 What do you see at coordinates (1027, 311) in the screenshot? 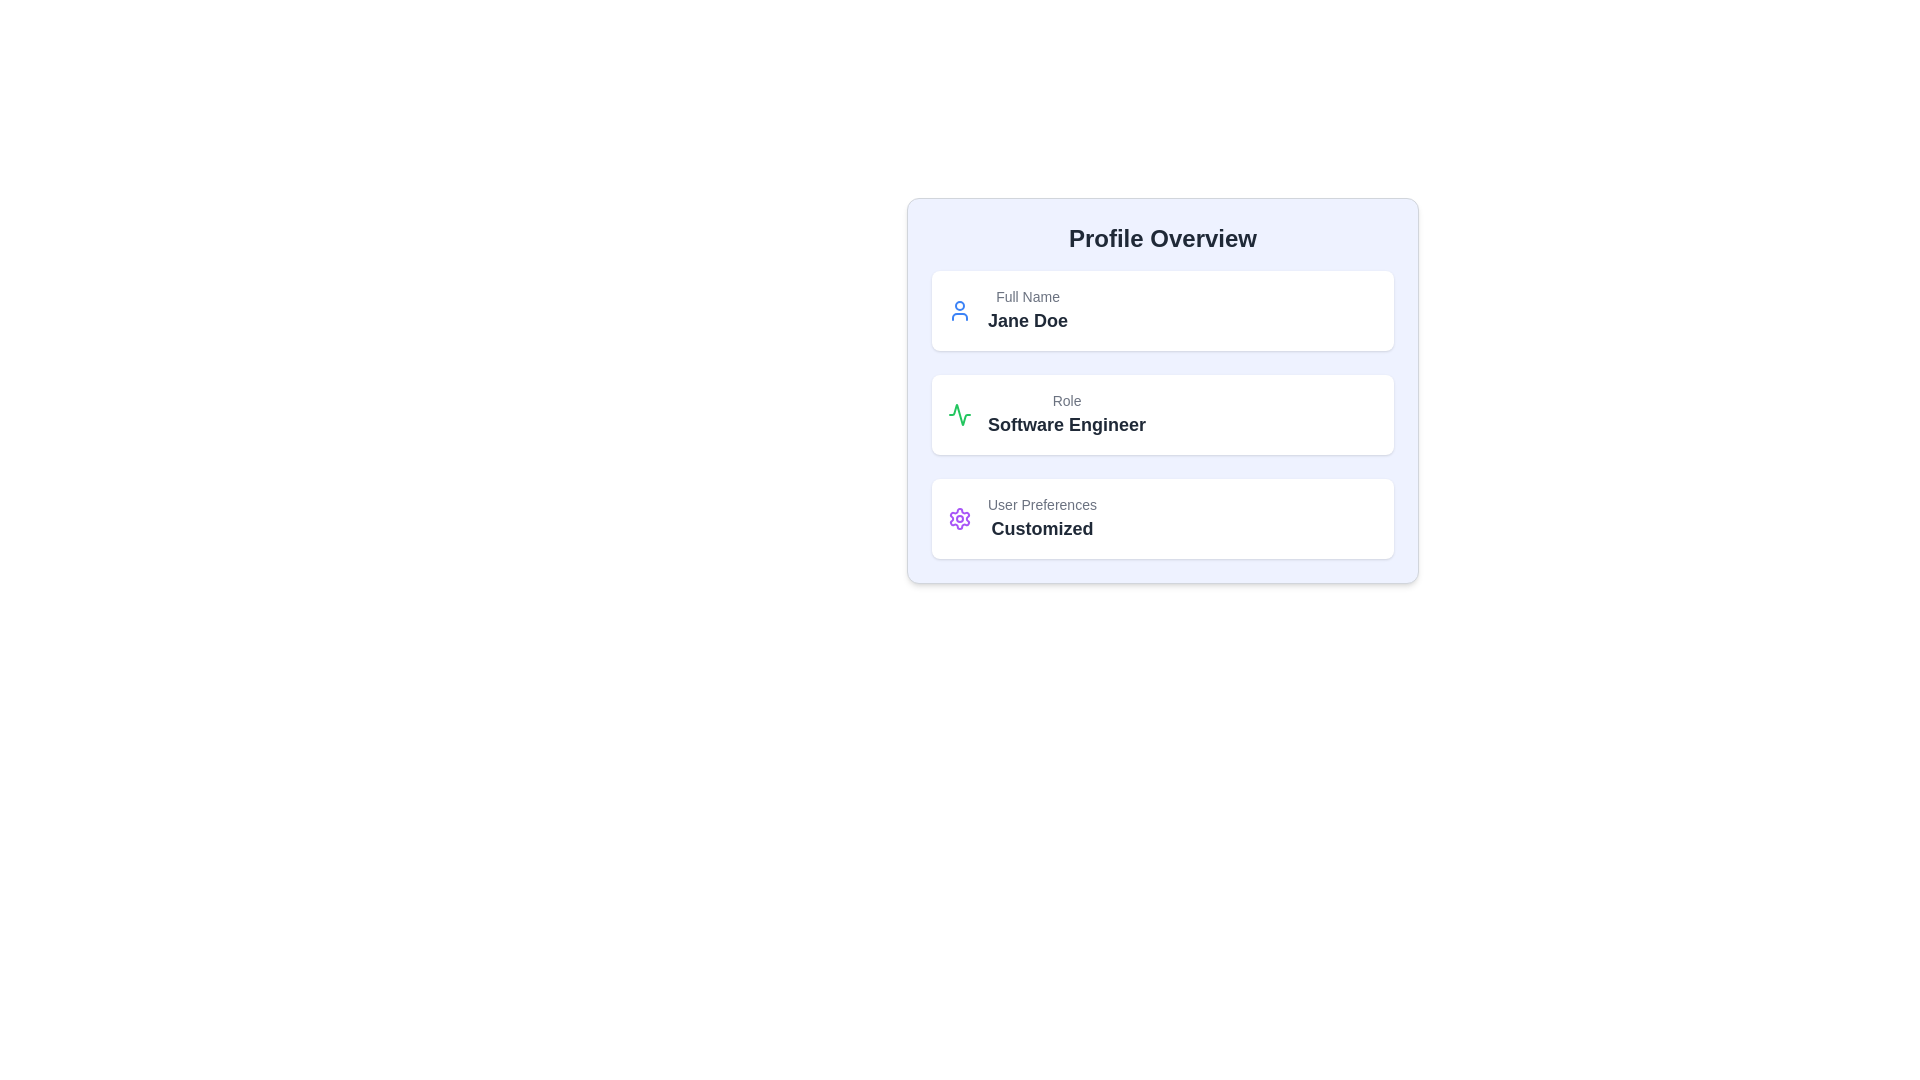
I see `the Text Display Component that shows the full name 'Jane Doe' in the profile overview section` at bounding box center [1027, 311].